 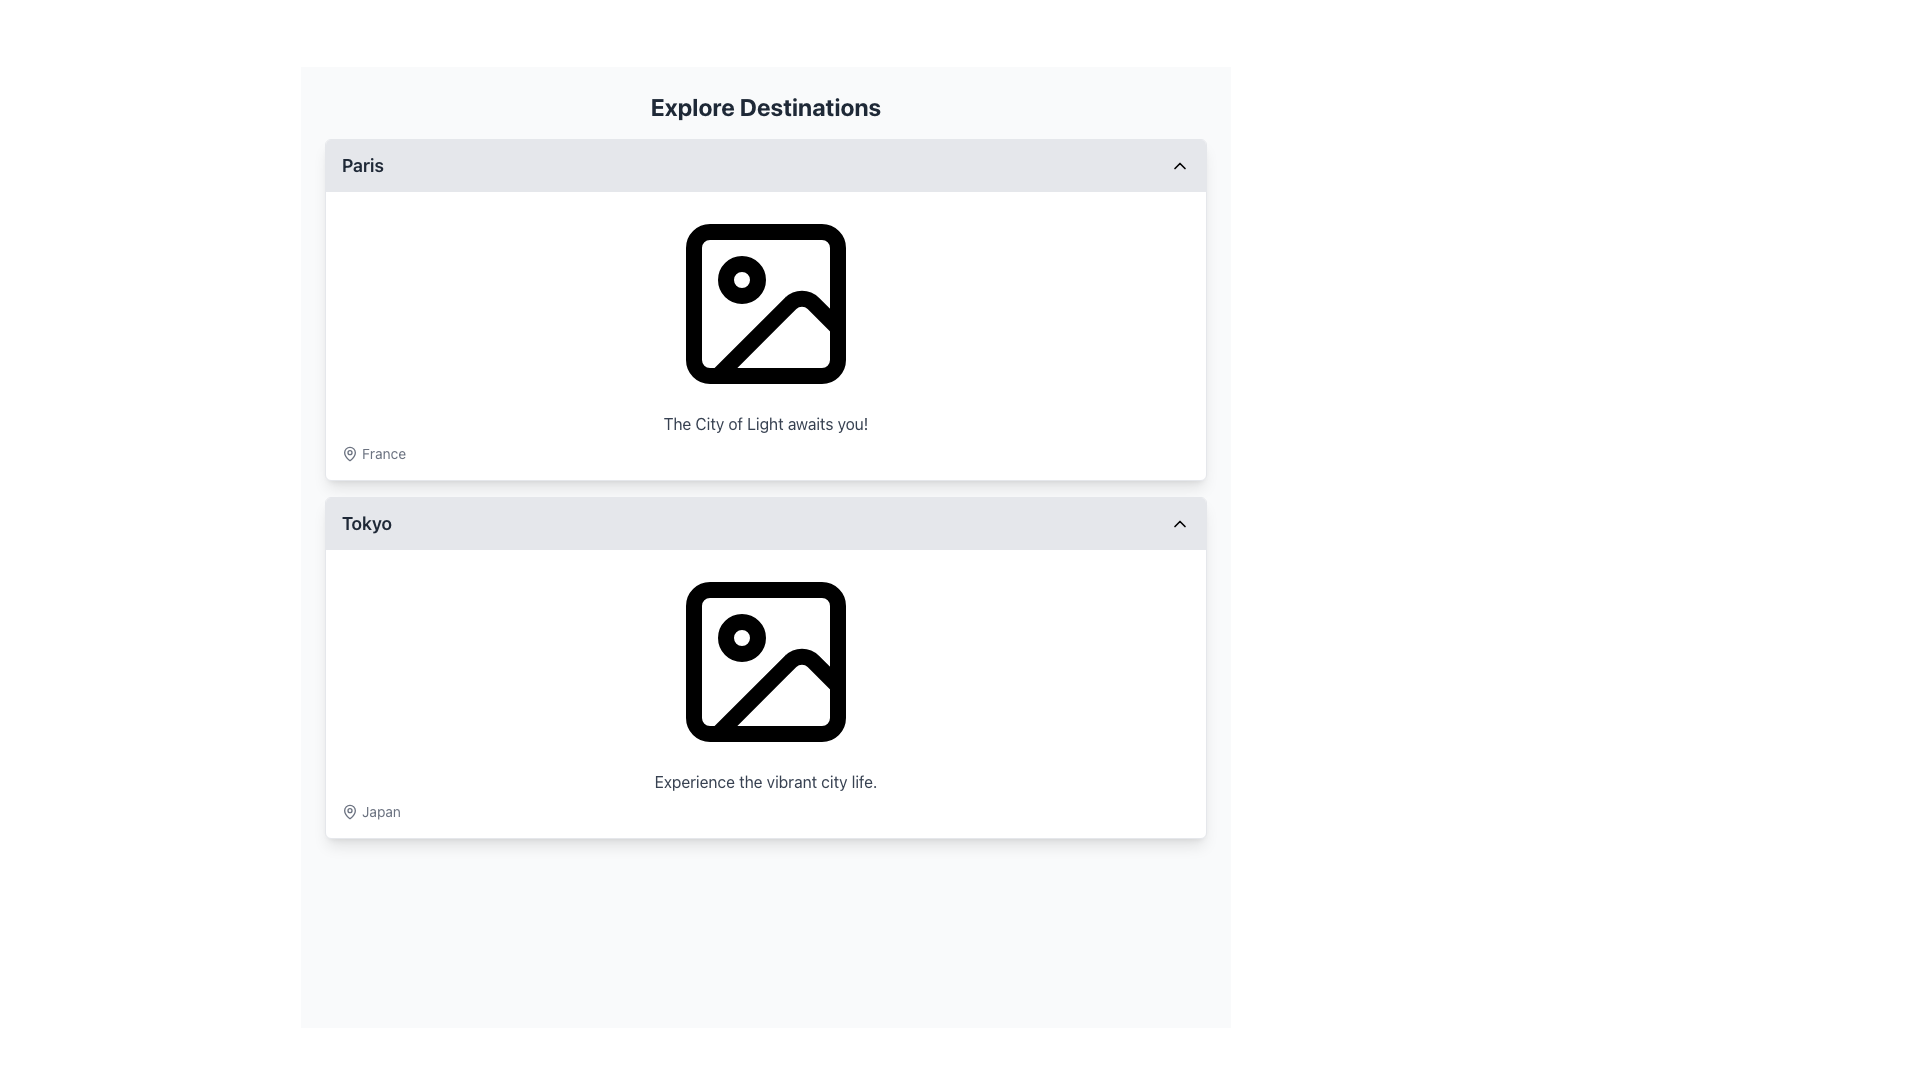 What do you see at coordinates (765, 781) in the screenshot?
I see `descriptive text about 'Tokyo' located in the 'Tokyo' card section, positioned above the 'Japan' text` at bounding box center [765, 781].